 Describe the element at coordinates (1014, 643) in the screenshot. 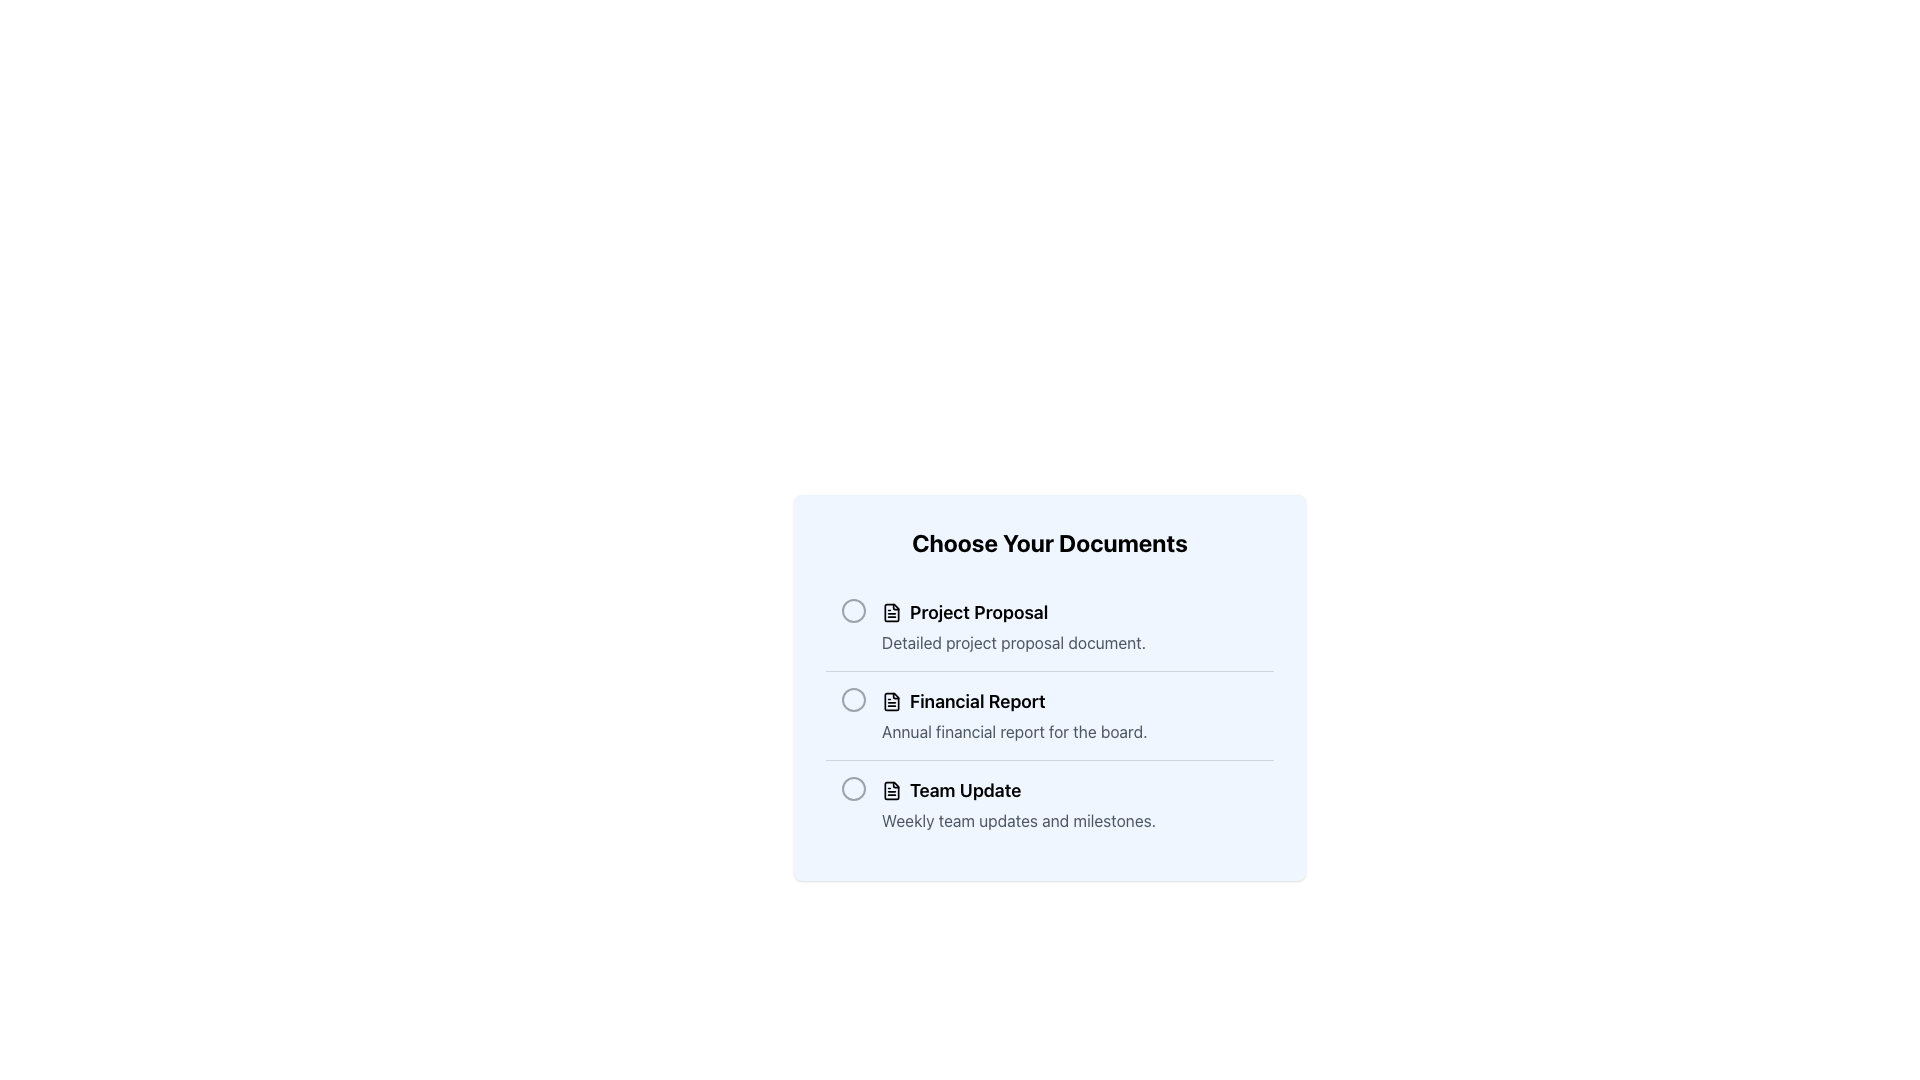

I see `the text label displaying 'Detailed project proposal document.' which is positioned below the heading 'Project Proposal' in the document selection list` at that location.